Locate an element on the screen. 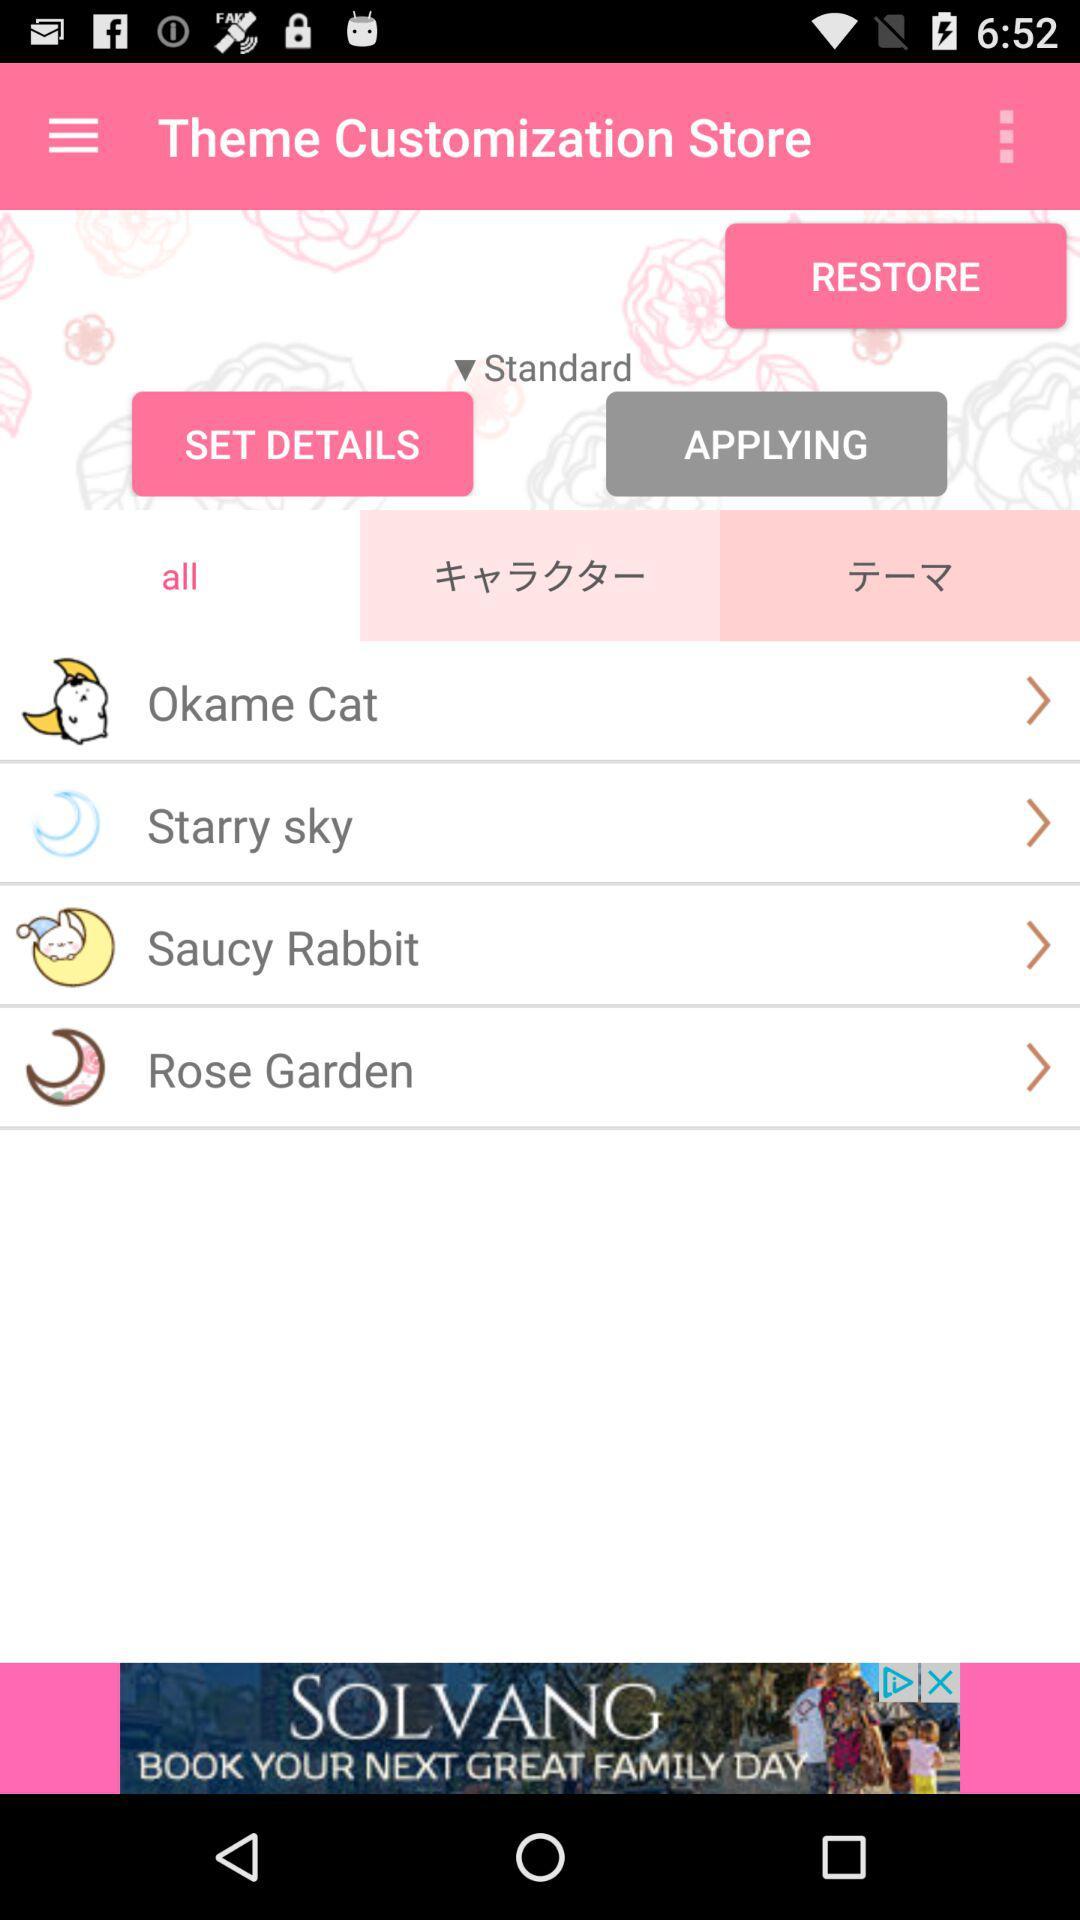 Image resolution: width=1080 pixels, height=1920 pixels. open advertisement is located at coordinates (540, 1727).